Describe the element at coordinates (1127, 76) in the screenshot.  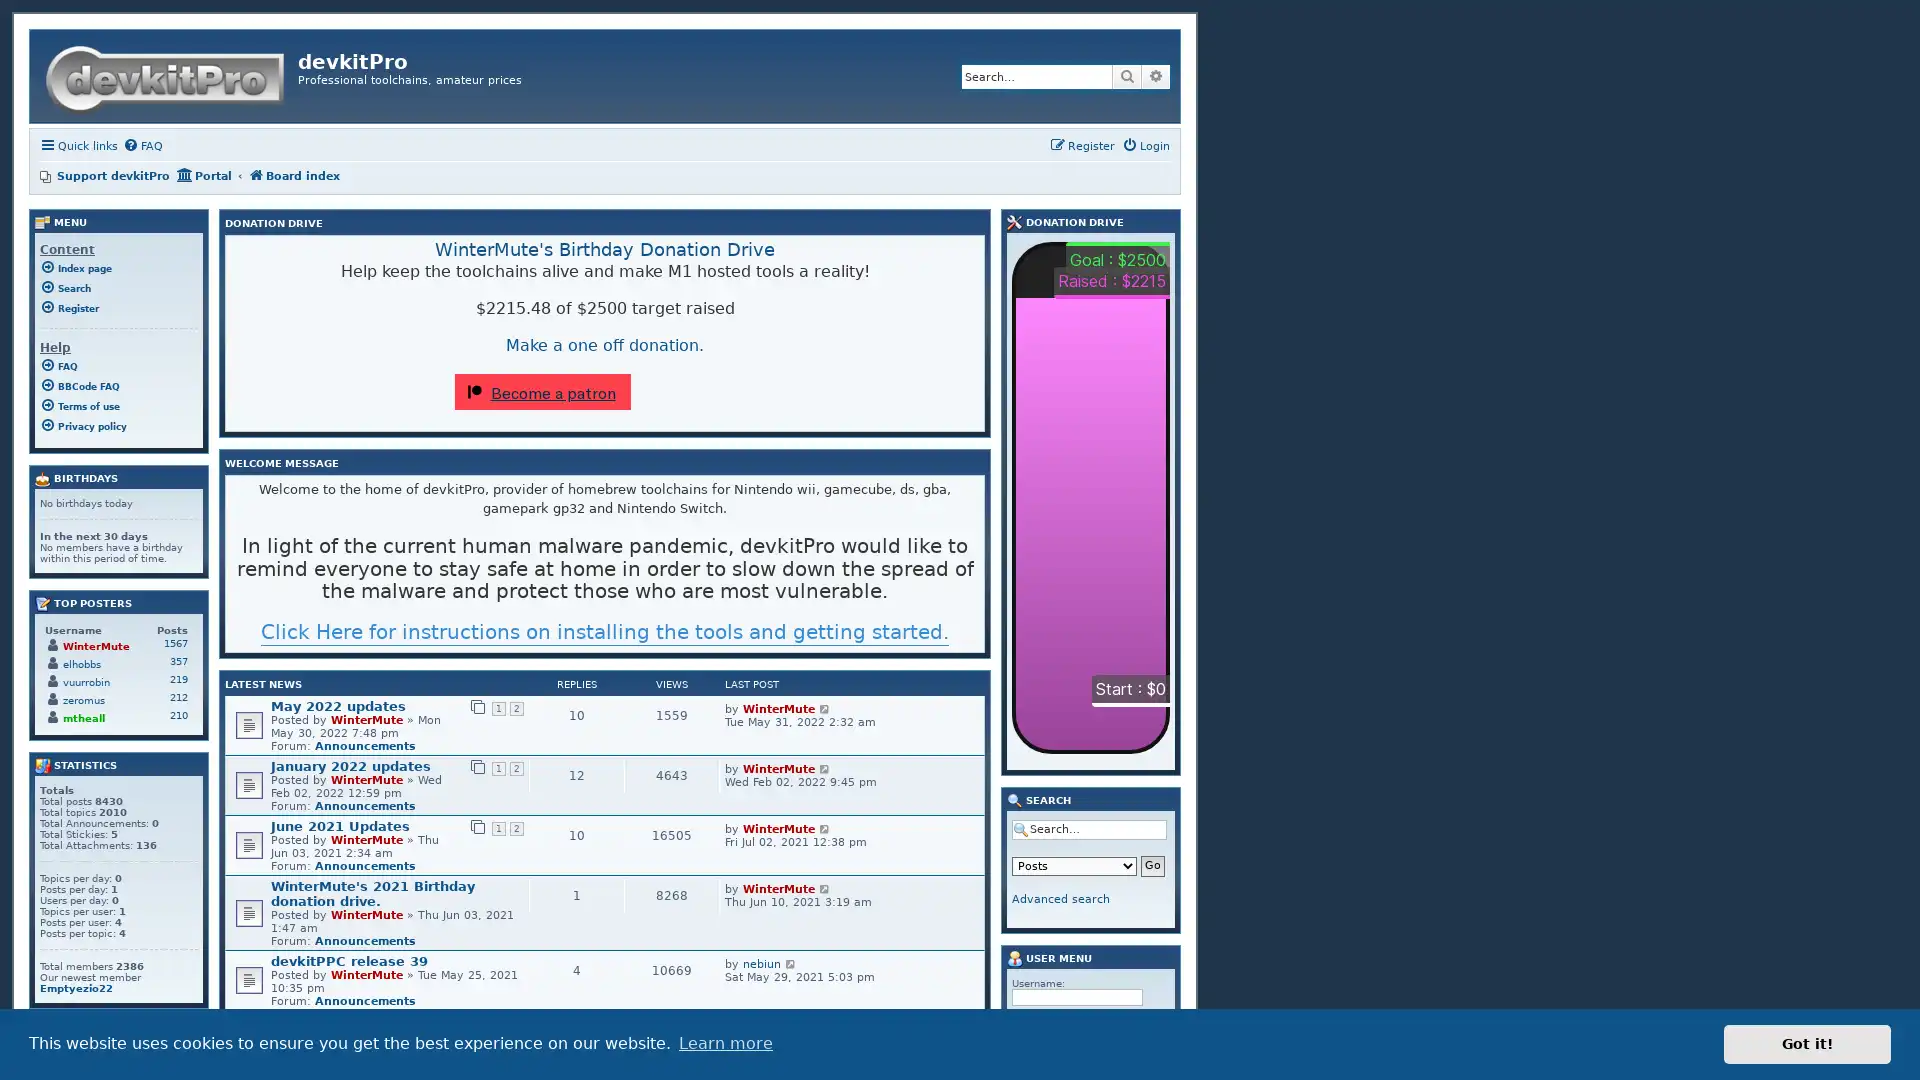
I see `Search` at that location.